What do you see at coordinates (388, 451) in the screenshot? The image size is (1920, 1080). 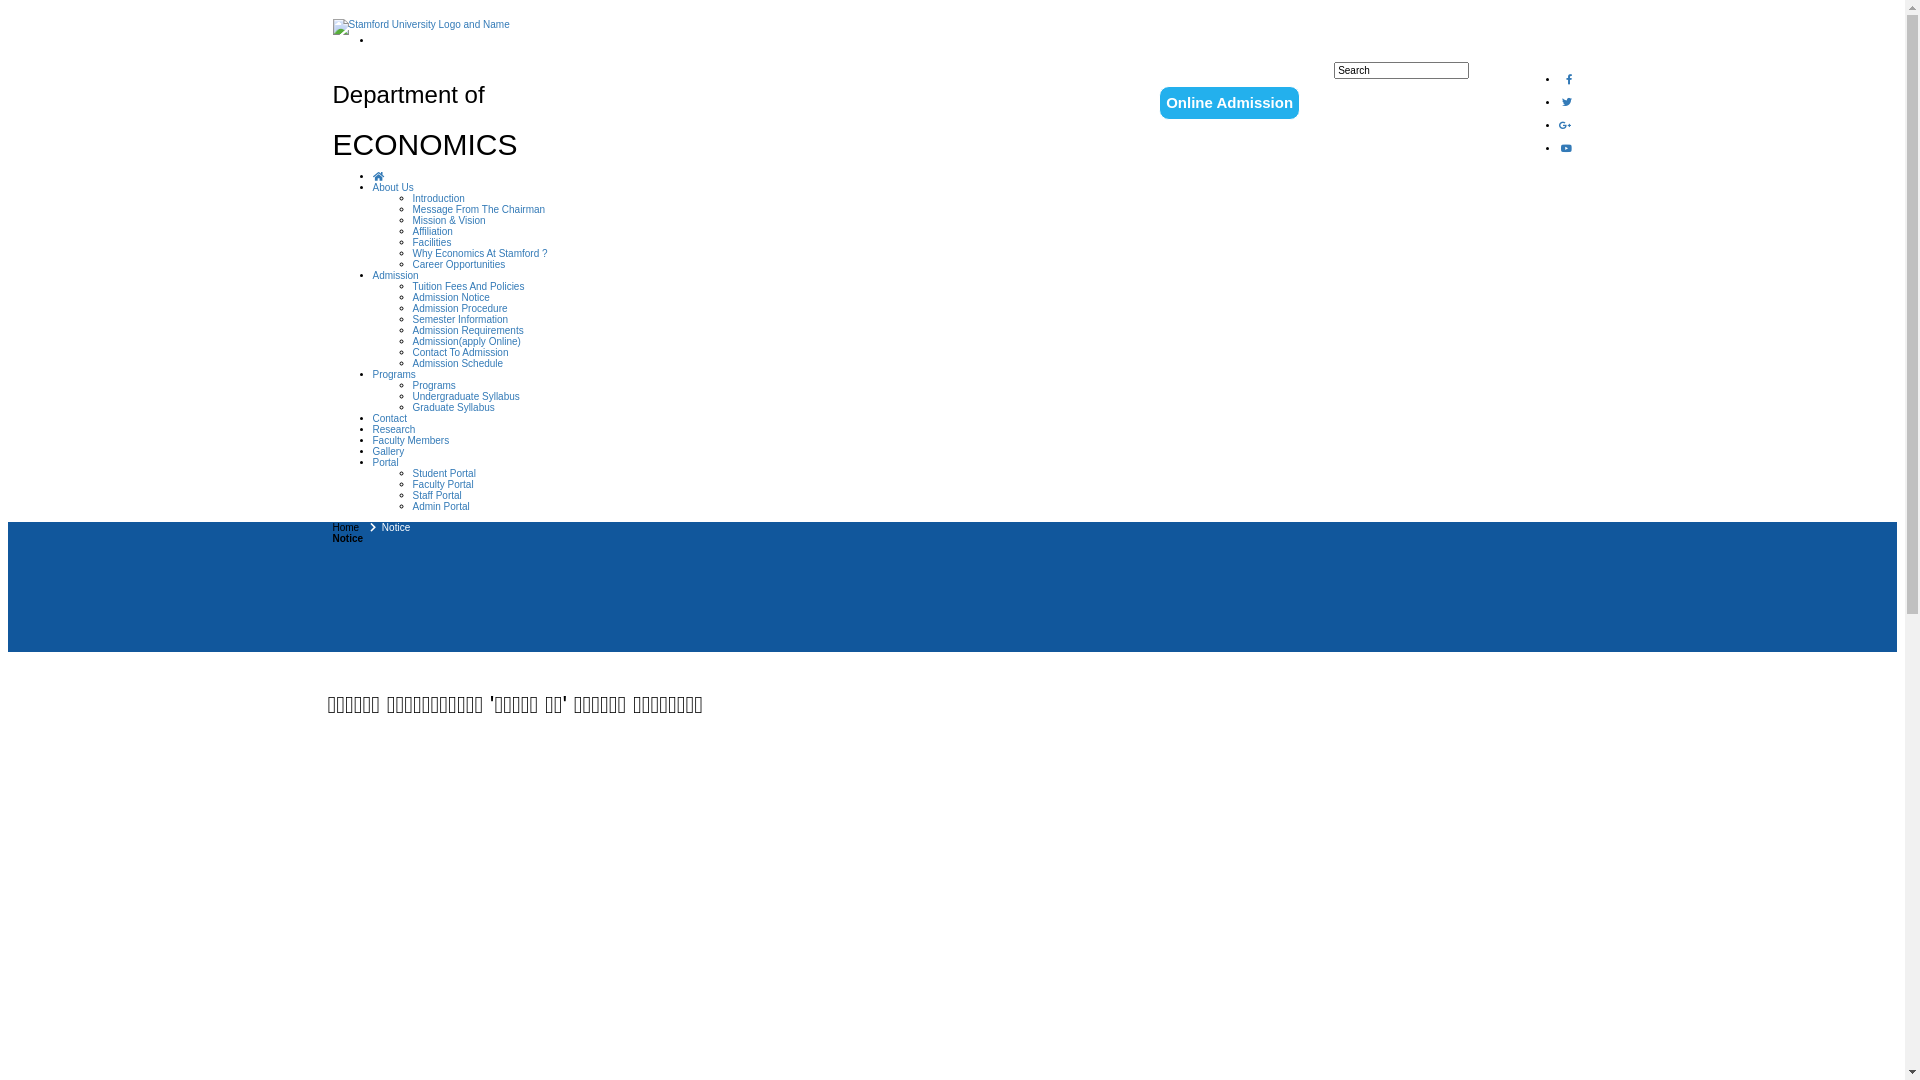 I see `'Gallery'` at bounding box center [388, 451].